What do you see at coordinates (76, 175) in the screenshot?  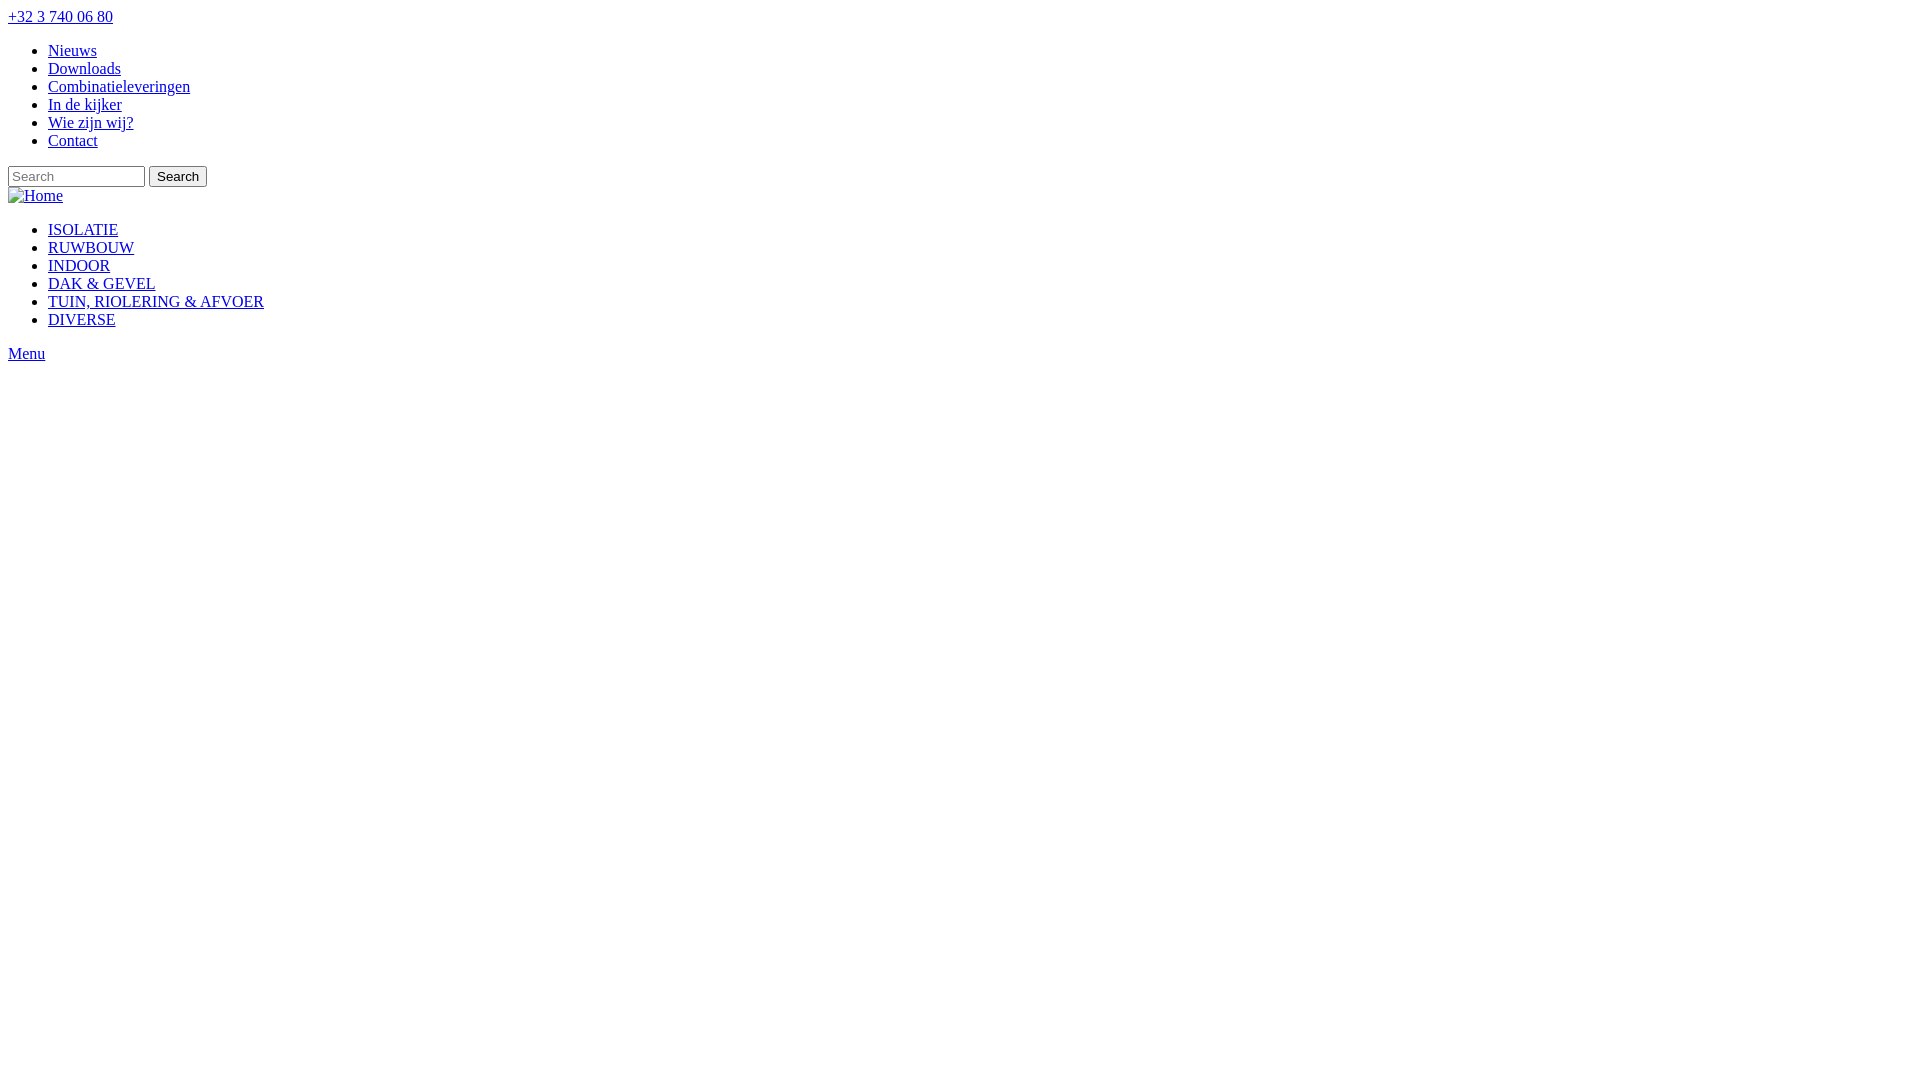 I see `'Geef de woorden op waarnaar u wilt zoeken.'` at bounding box center [76, 175].